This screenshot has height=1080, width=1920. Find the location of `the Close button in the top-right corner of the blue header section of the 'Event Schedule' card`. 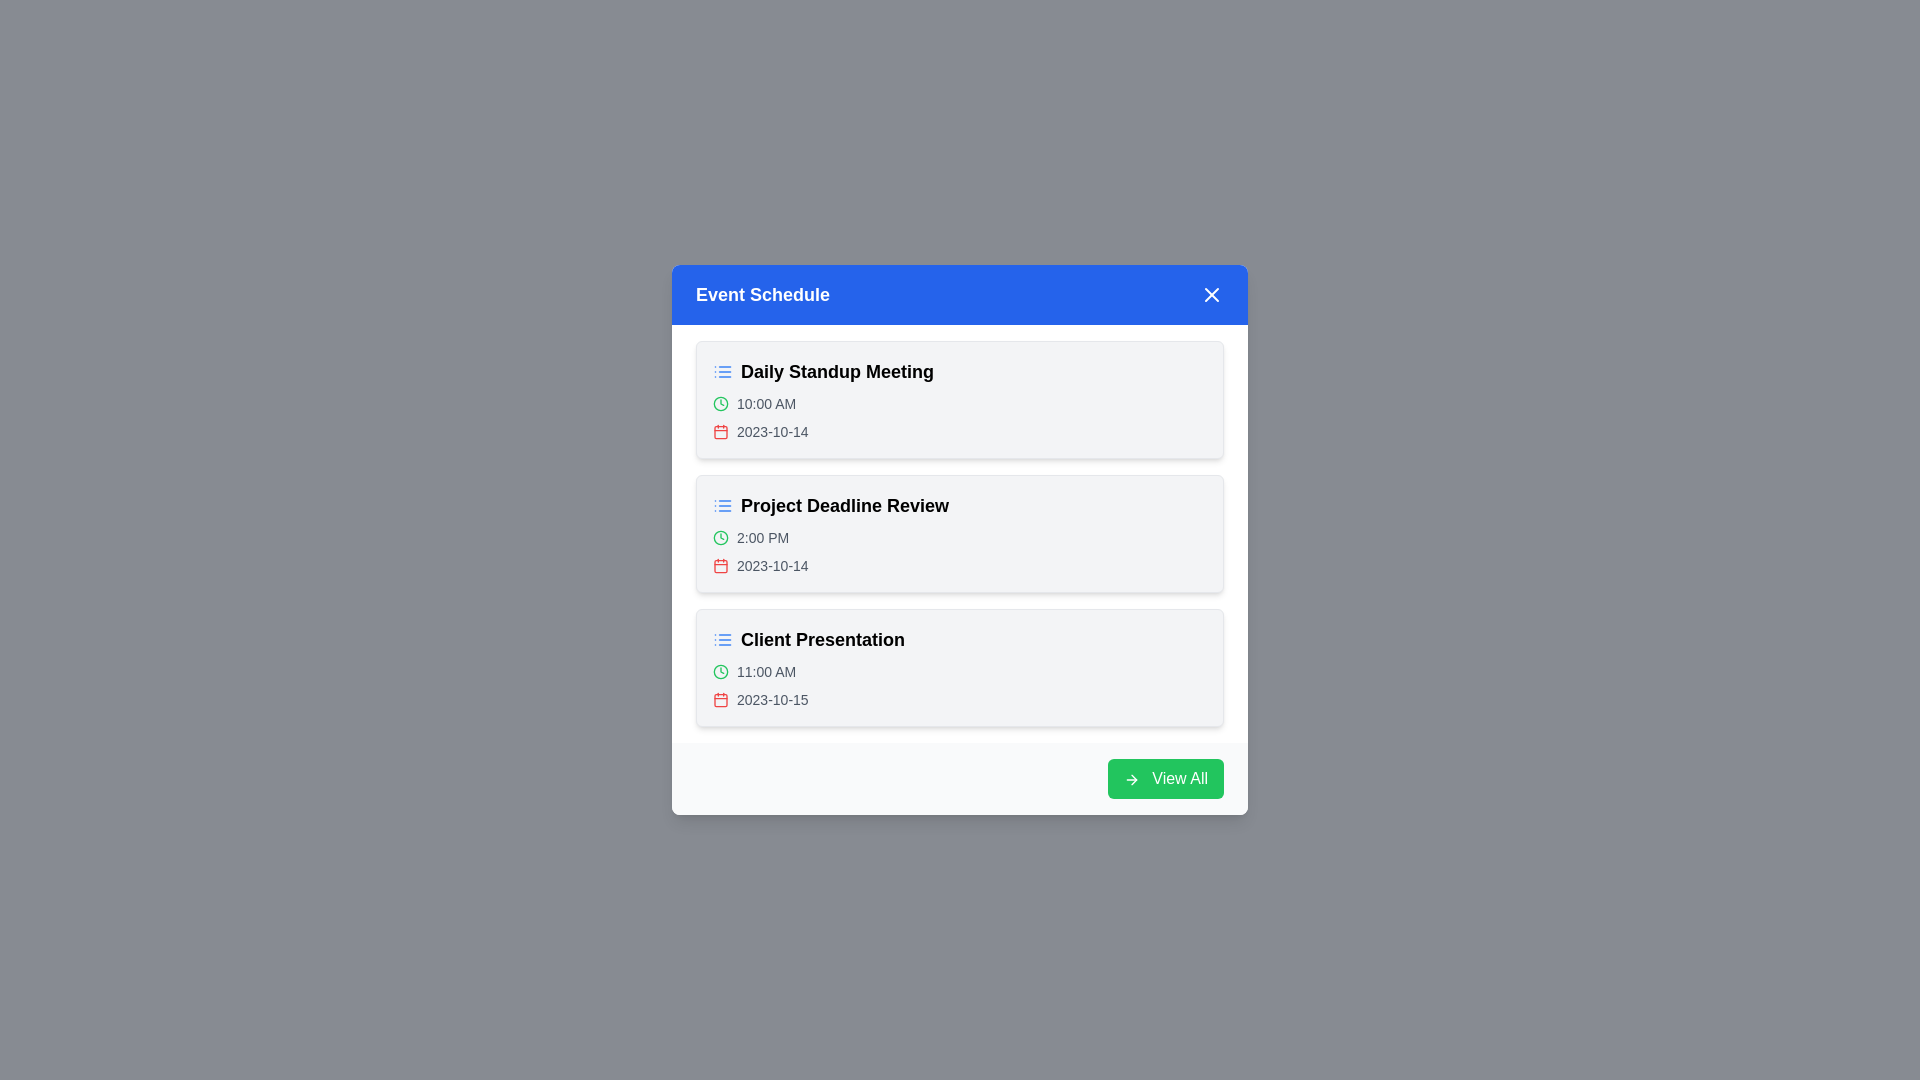

the Close button in the top-right corner of the blue header section of the 'Event Schedule' card is located at coordinates (1210, 294).